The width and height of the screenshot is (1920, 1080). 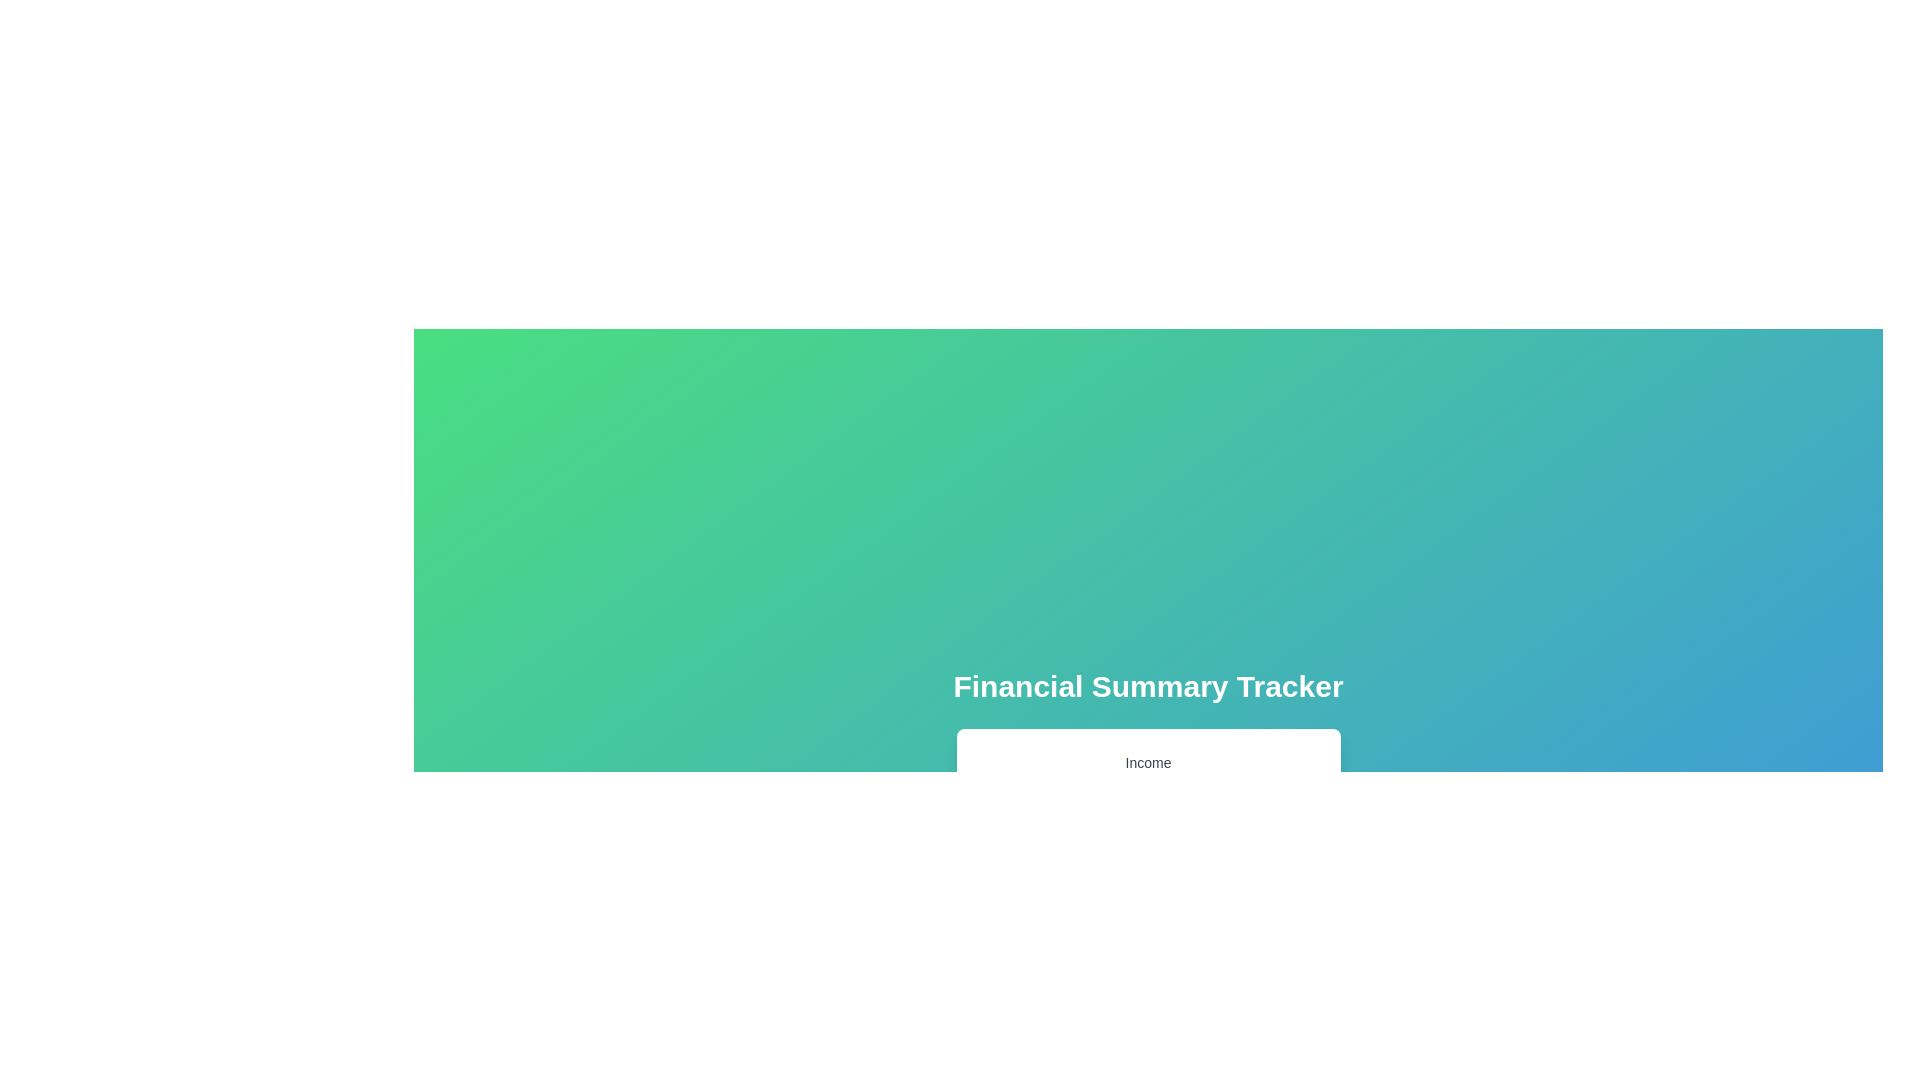 What do you see at coordinates (1148, 763) in the screenshot?
I see `the 'Income' text label which serves as a label for the numeric input field indicating income-related information, located under the 'Financial Summary Tracker' title` at bounding box center [1148, 763].